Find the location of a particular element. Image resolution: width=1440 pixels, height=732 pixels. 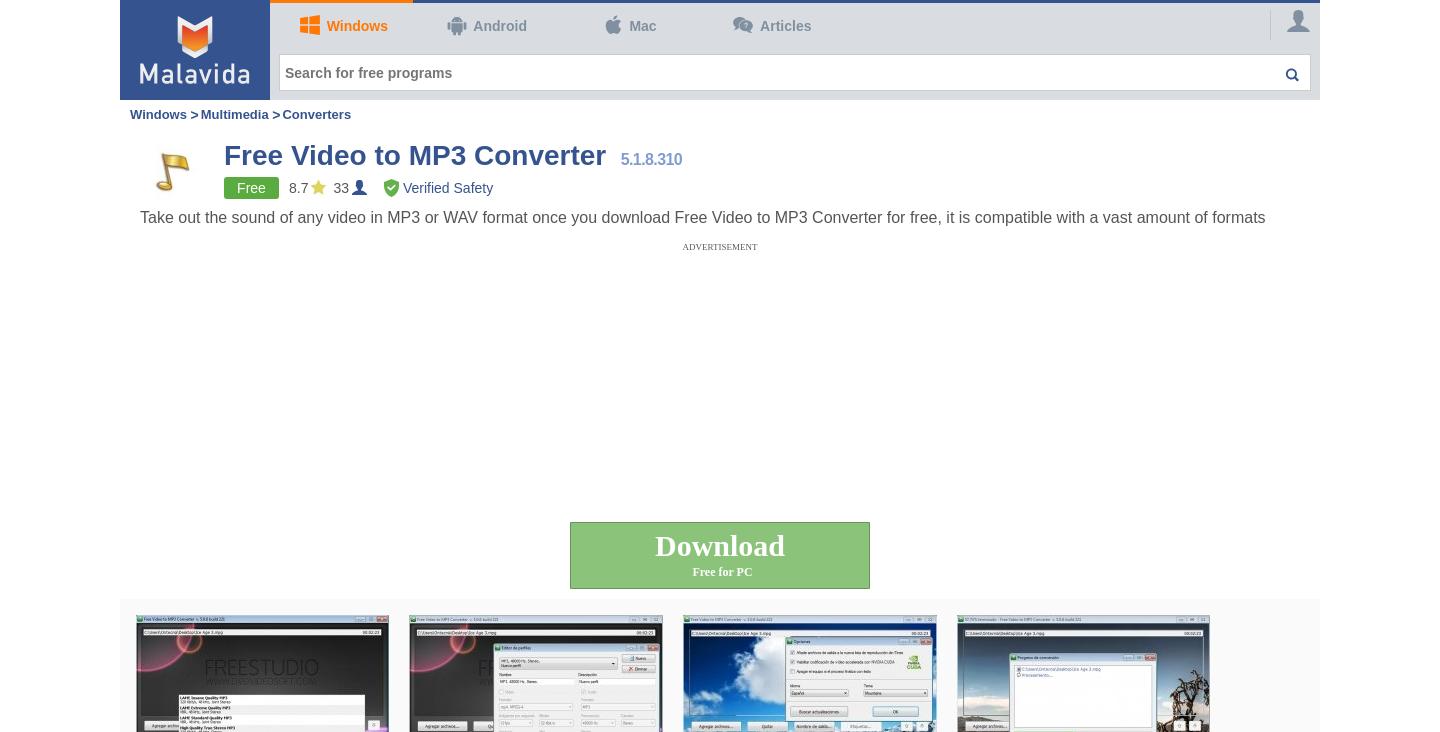

'Free for PC' is located at coordinates (721, 570).